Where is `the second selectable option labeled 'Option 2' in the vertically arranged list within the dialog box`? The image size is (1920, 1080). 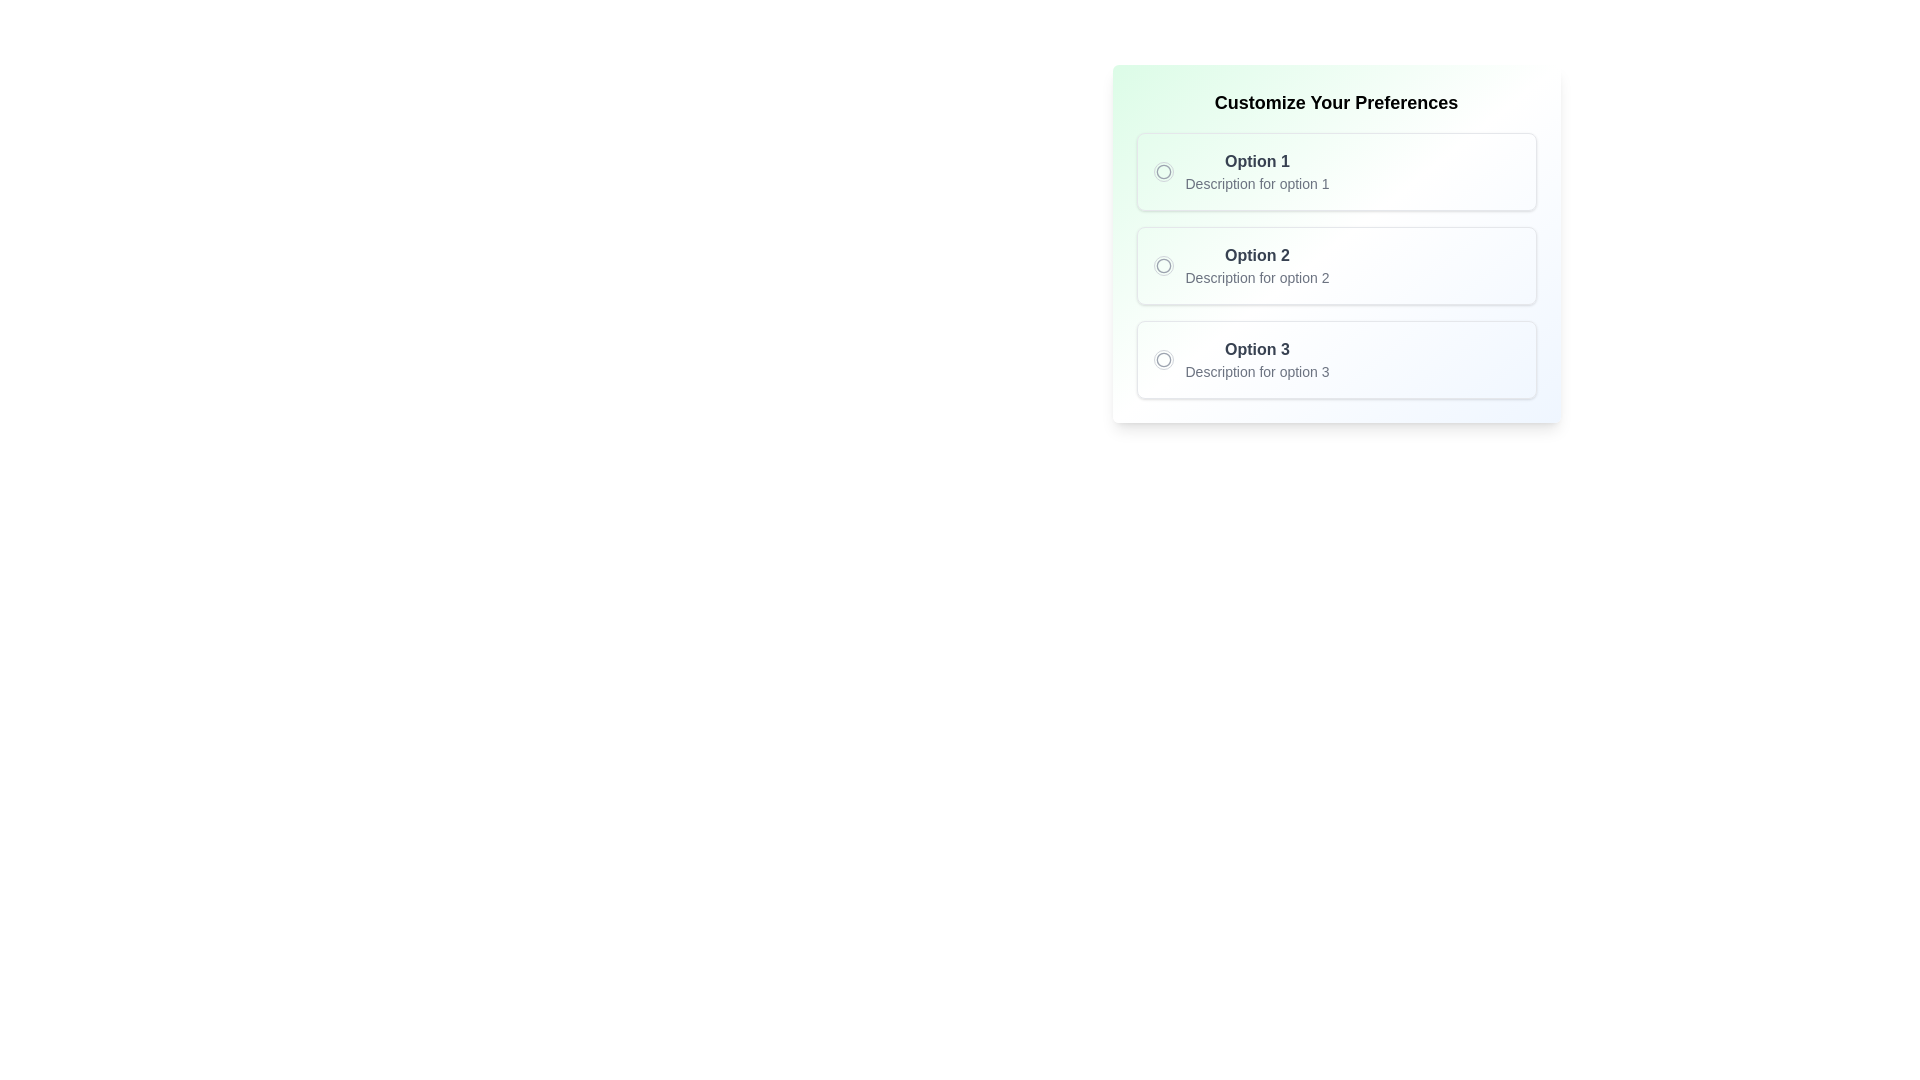 the second selectable option labeled 'Option 2' in the vertically arranged list within the dialog box is located at coordinates (1336, 242).